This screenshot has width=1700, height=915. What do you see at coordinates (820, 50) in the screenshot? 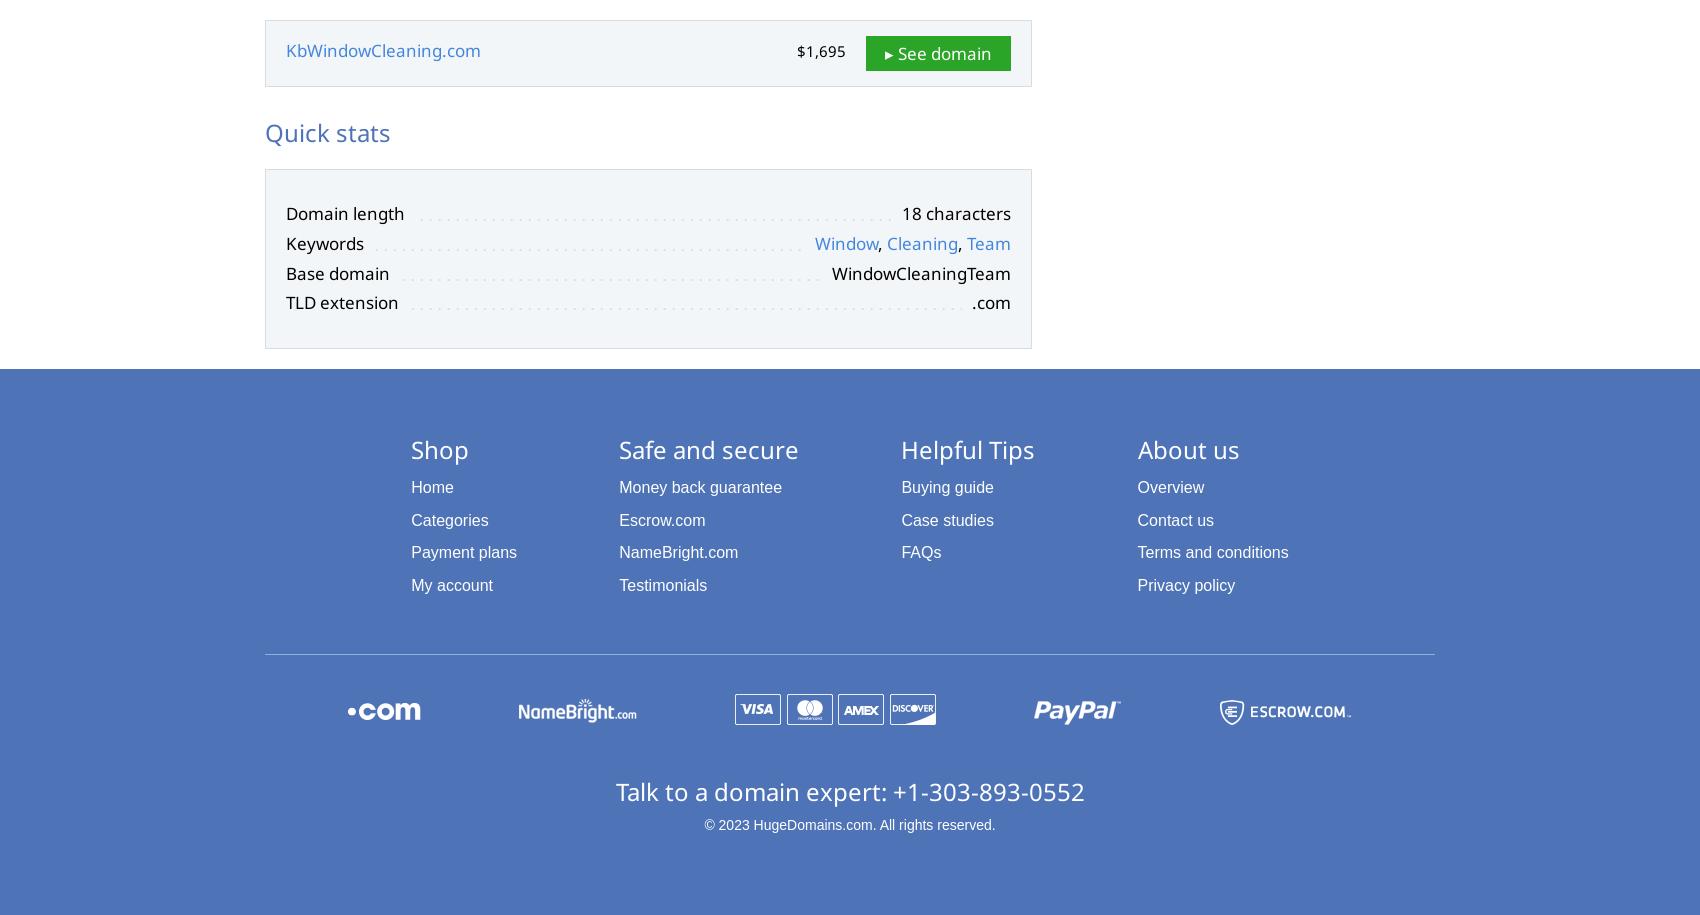
I see `'$1,695'` at bounding box center [820, 50].